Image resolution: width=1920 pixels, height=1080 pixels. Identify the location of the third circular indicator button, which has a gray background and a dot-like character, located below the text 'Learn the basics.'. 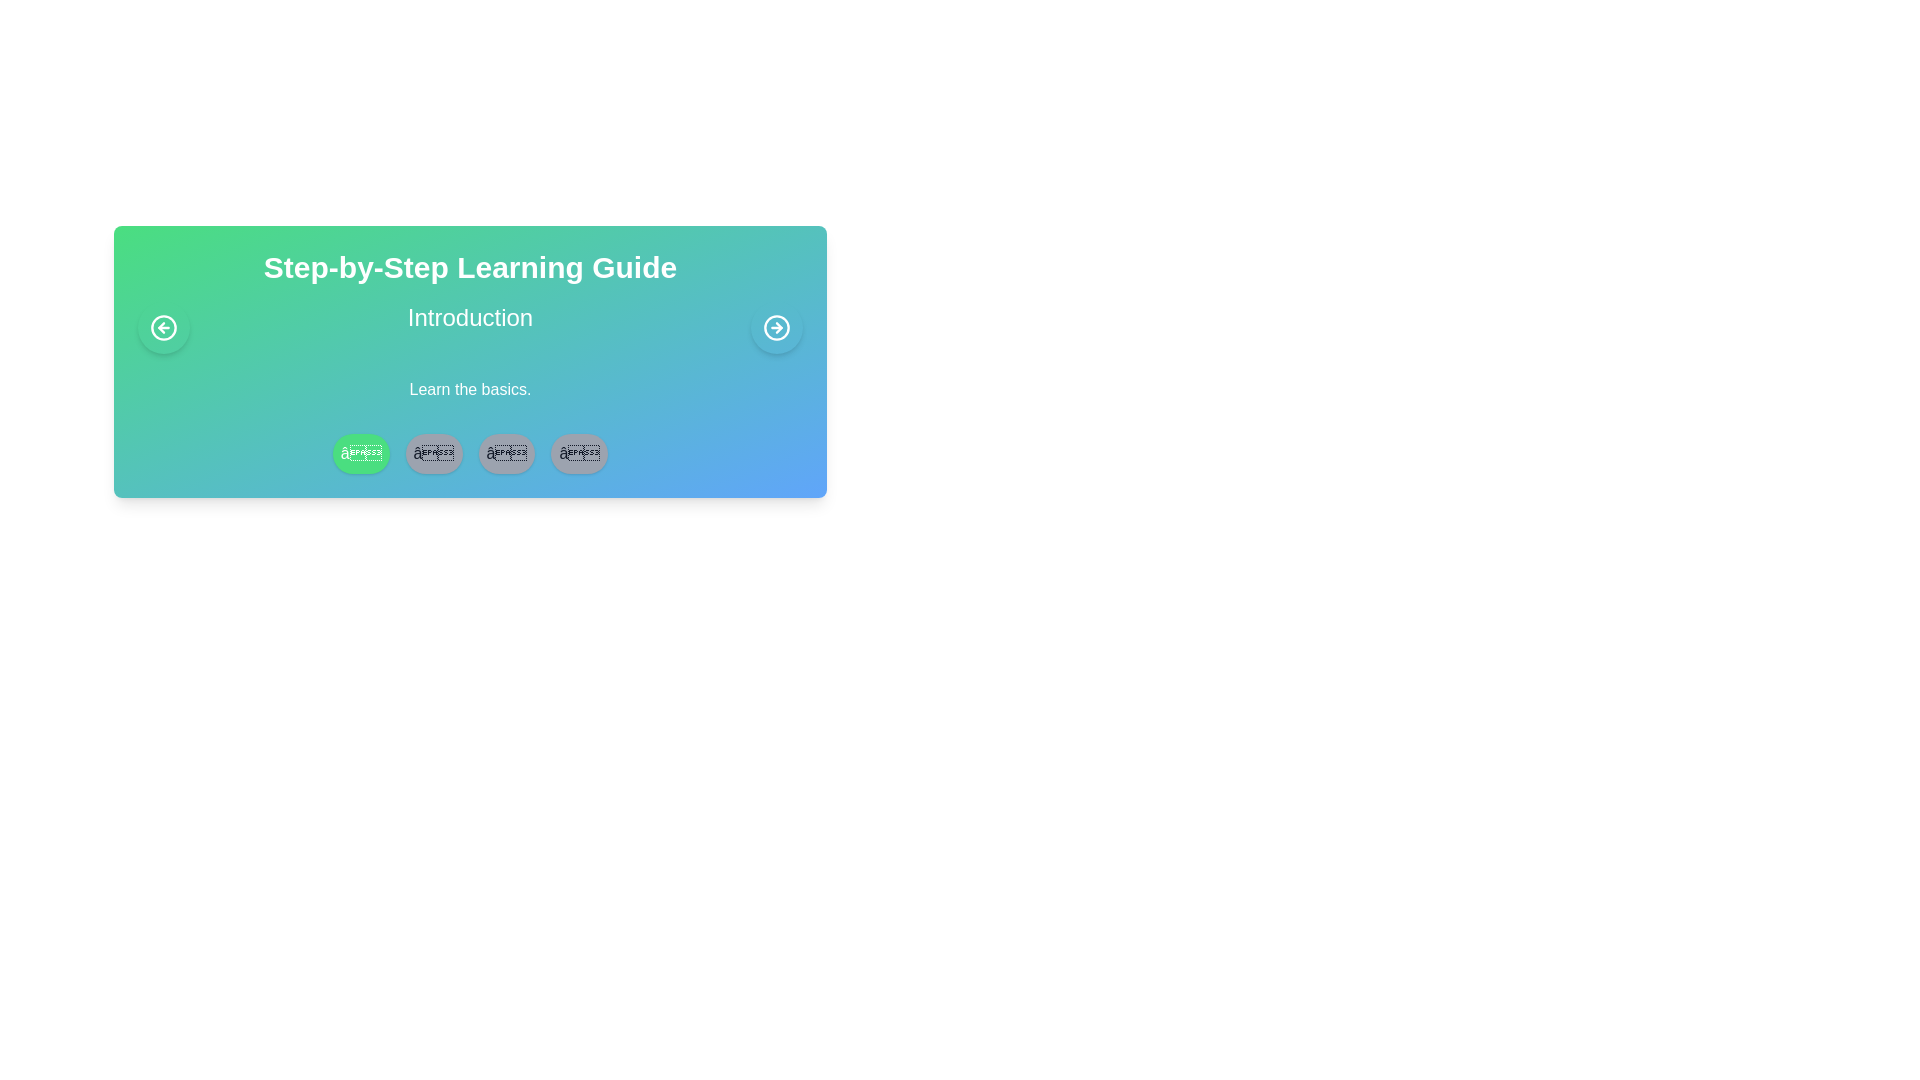
(506, 454).